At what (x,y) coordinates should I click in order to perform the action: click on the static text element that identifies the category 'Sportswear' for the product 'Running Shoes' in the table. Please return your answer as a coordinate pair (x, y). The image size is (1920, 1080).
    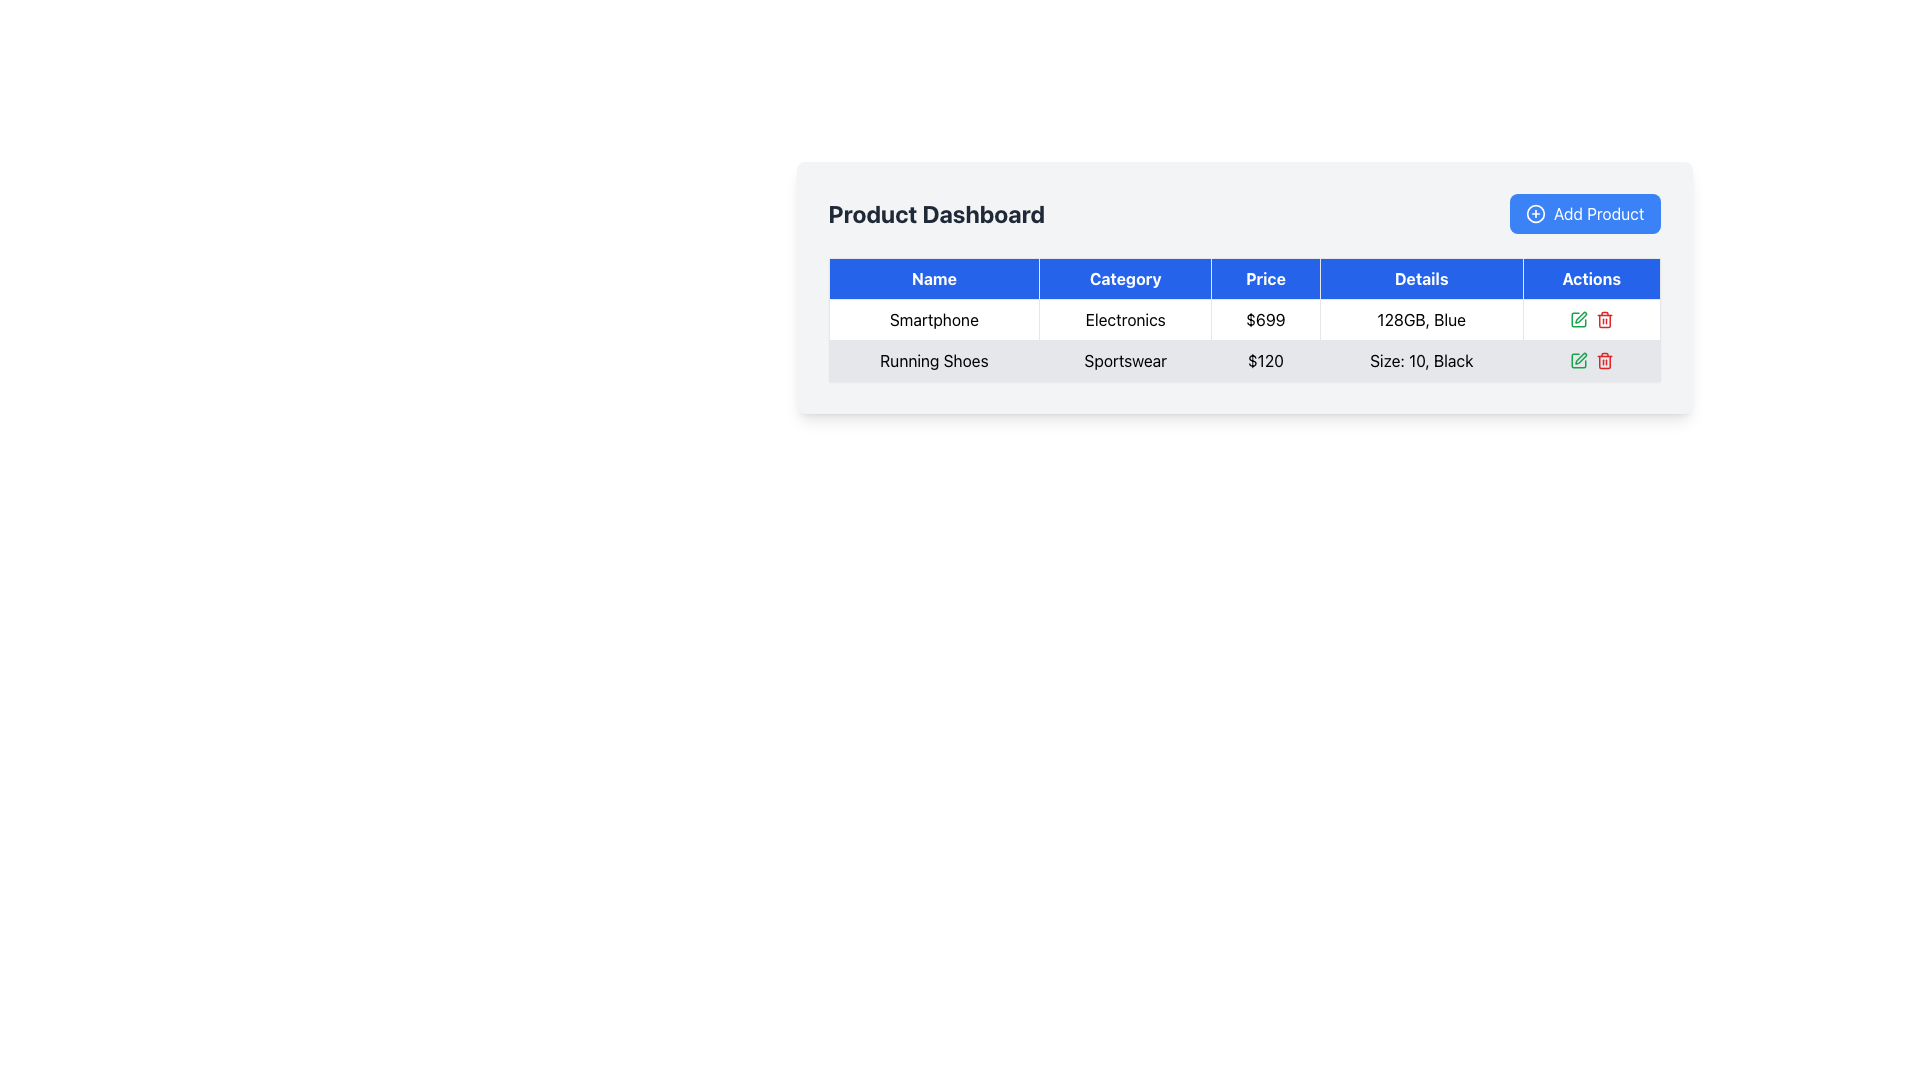
    Looking at the image, I should click on (1125, 361).